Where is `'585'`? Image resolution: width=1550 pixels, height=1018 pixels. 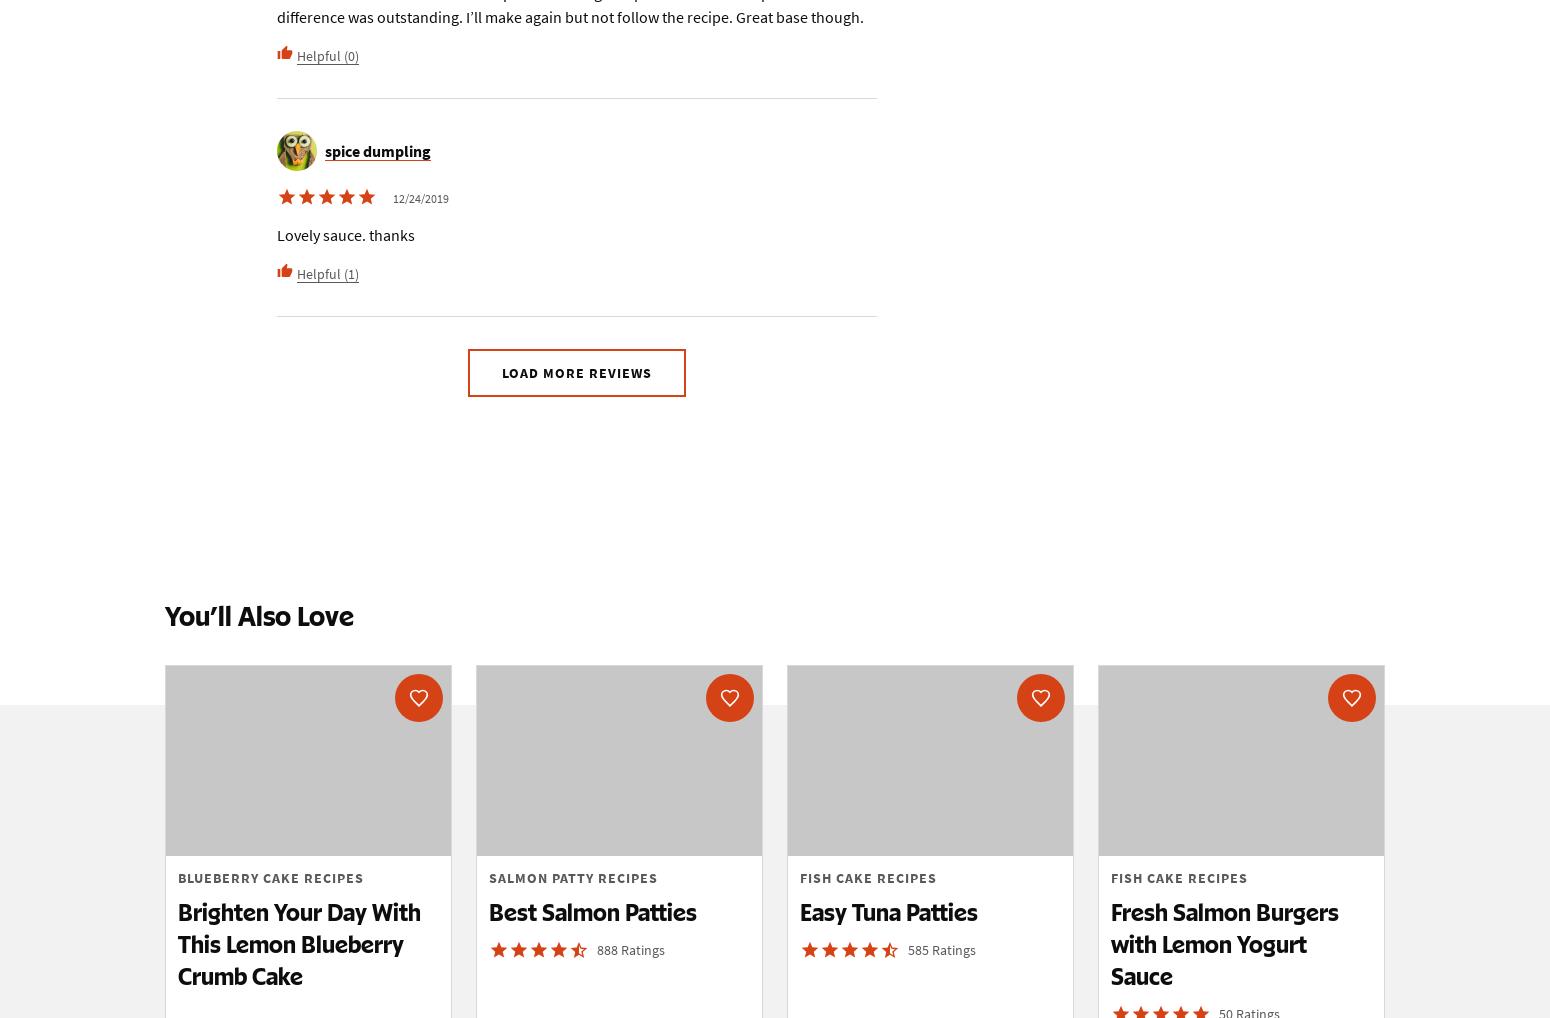 '585' is located at coordinates (919, 948).